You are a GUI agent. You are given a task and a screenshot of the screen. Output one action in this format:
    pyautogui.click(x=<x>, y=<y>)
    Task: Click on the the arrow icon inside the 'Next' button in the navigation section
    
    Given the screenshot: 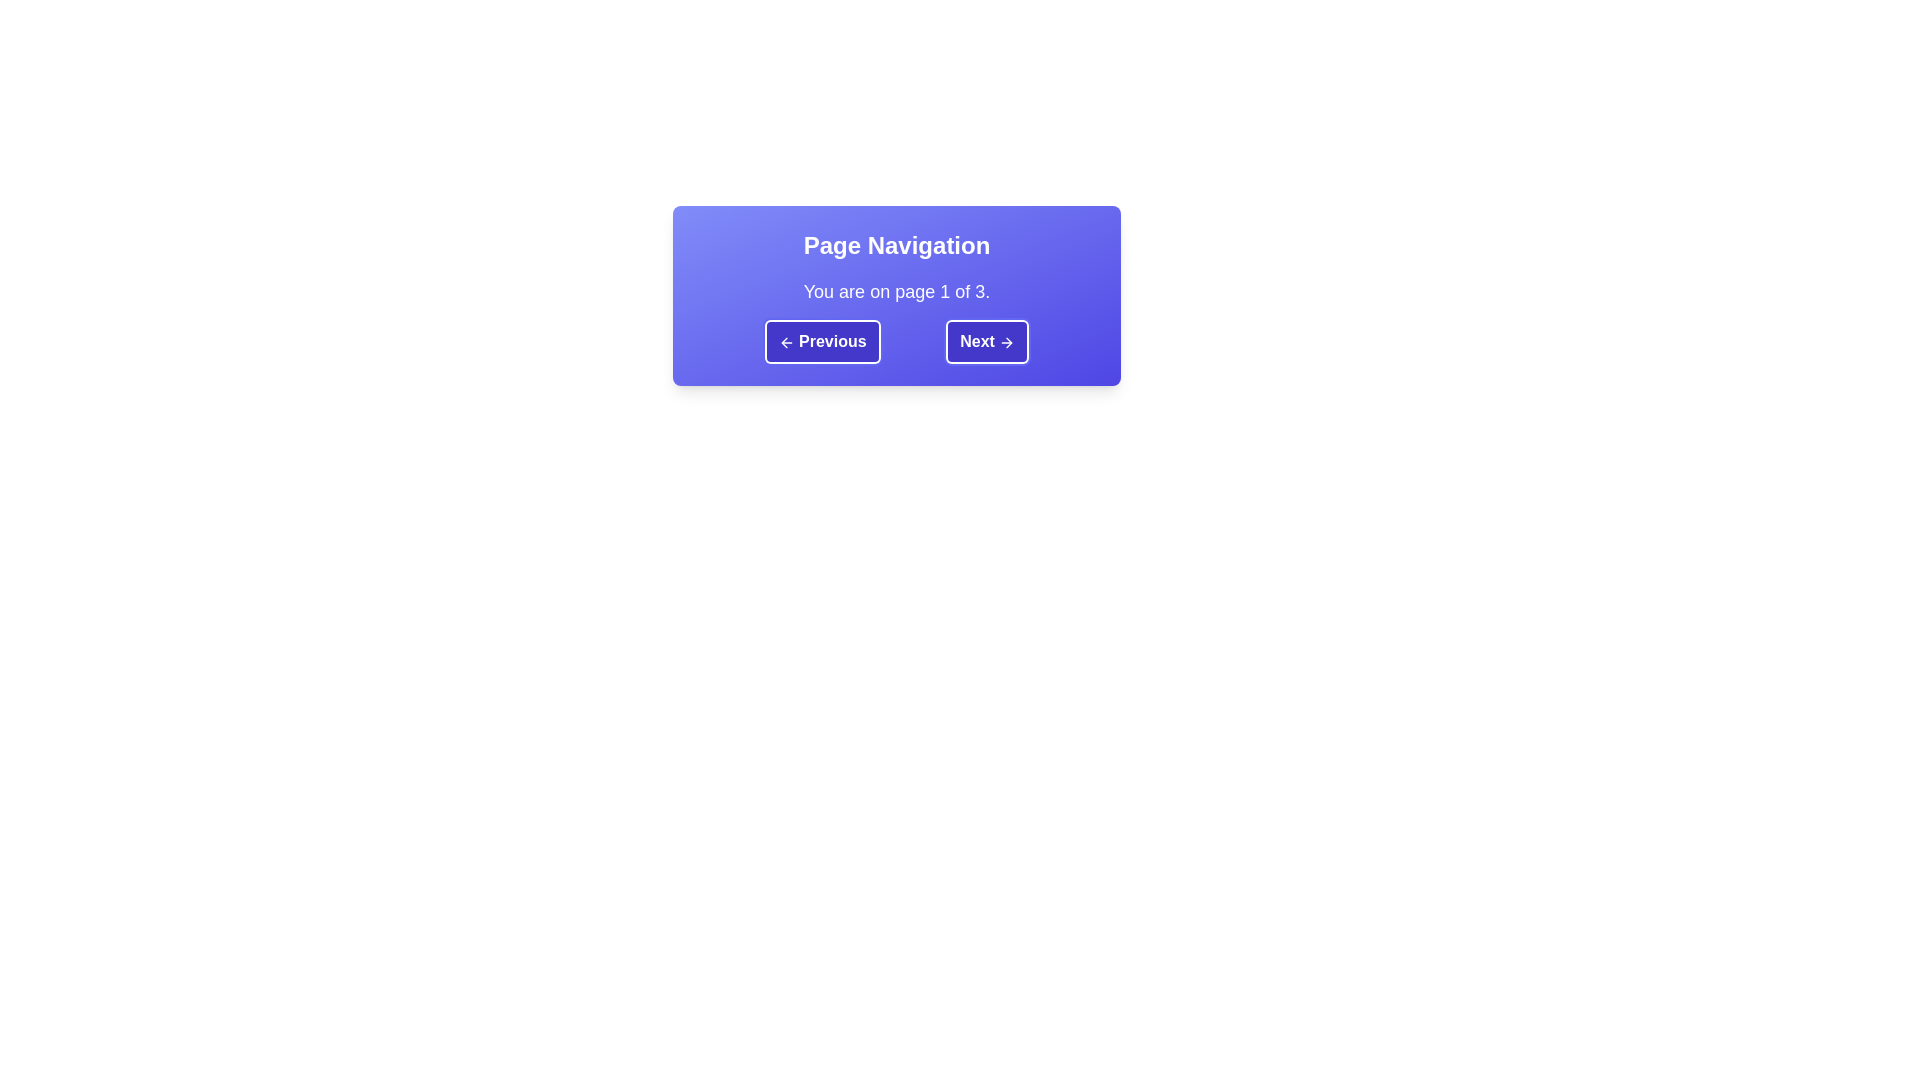 What is the action you would take?
    pyautogui.click(x=1007, y=341)
    